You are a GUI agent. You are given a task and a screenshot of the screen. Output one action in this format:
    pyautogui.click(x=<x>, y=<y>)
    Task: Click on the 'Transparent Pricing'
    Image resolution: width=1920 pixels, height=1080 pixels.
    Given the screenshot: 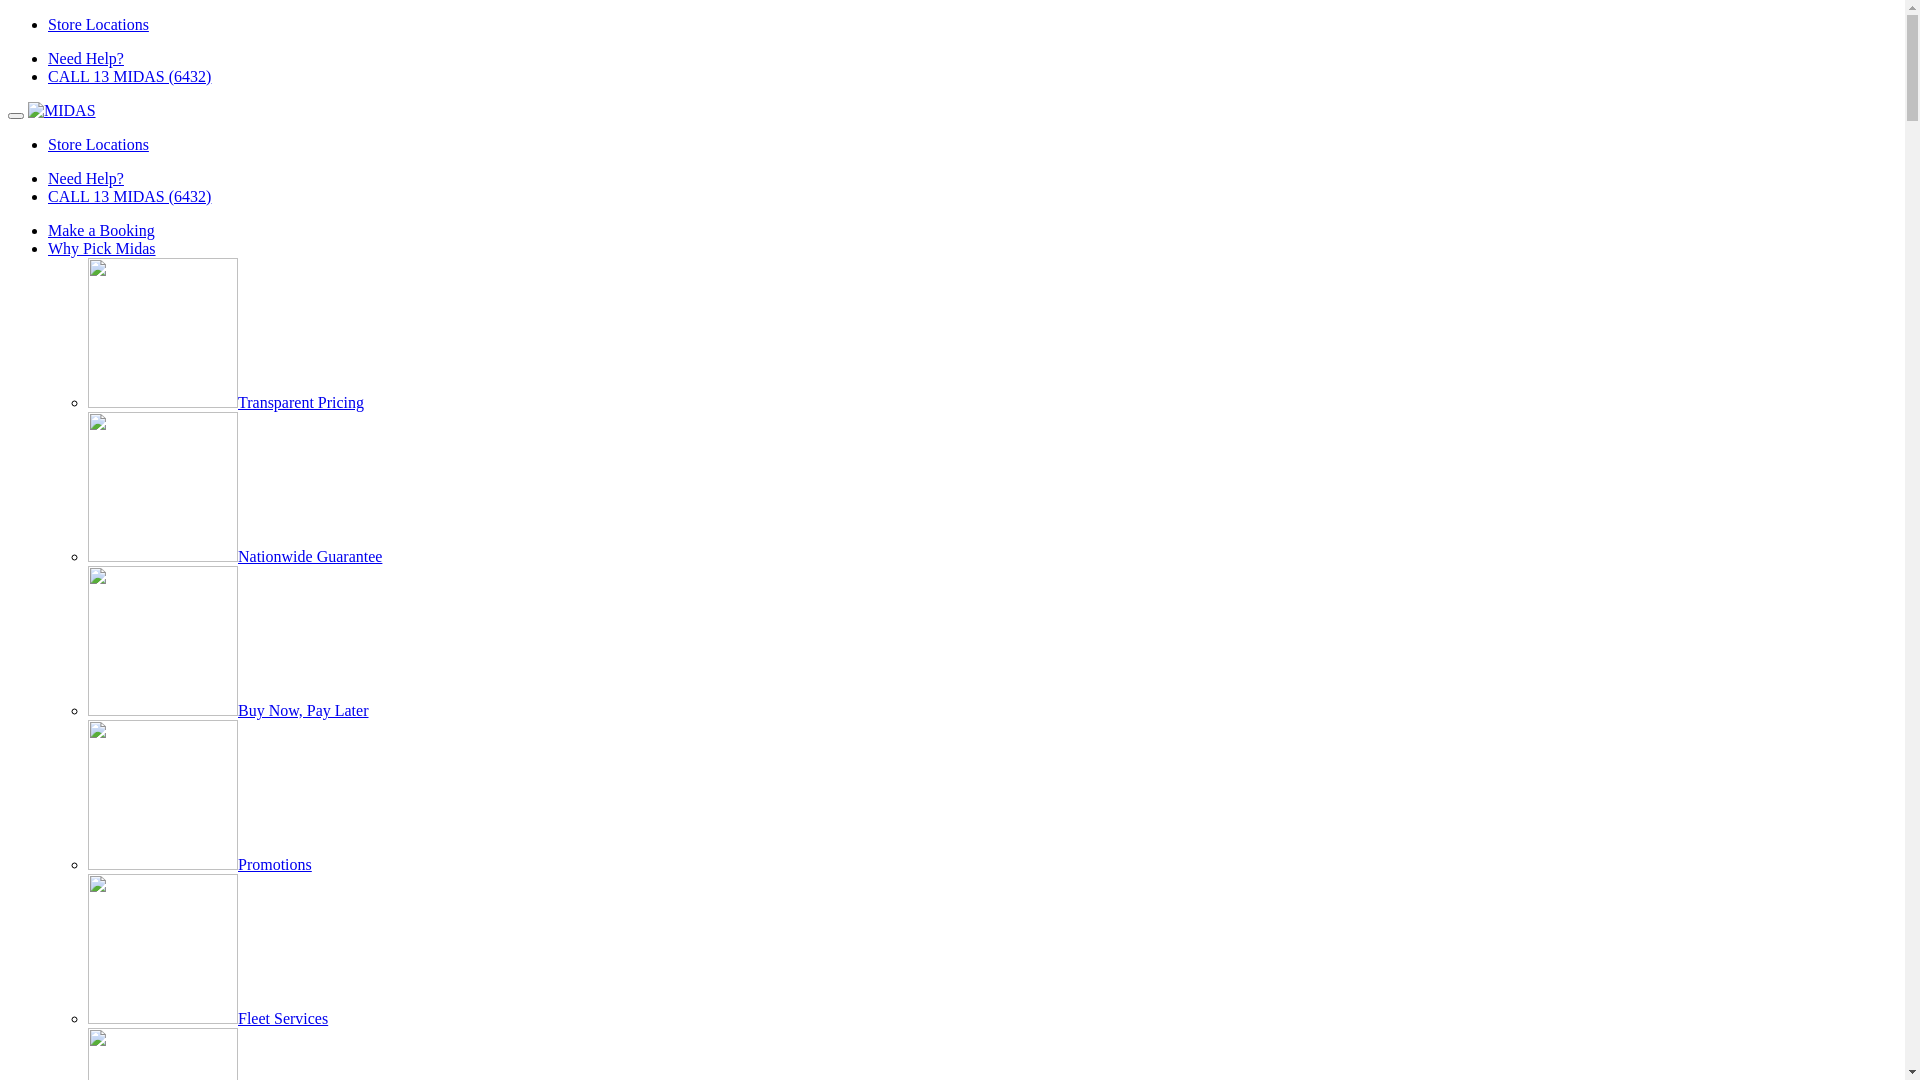 What is the action you would take?
    pyautogui.click(x=225, y=402)
    